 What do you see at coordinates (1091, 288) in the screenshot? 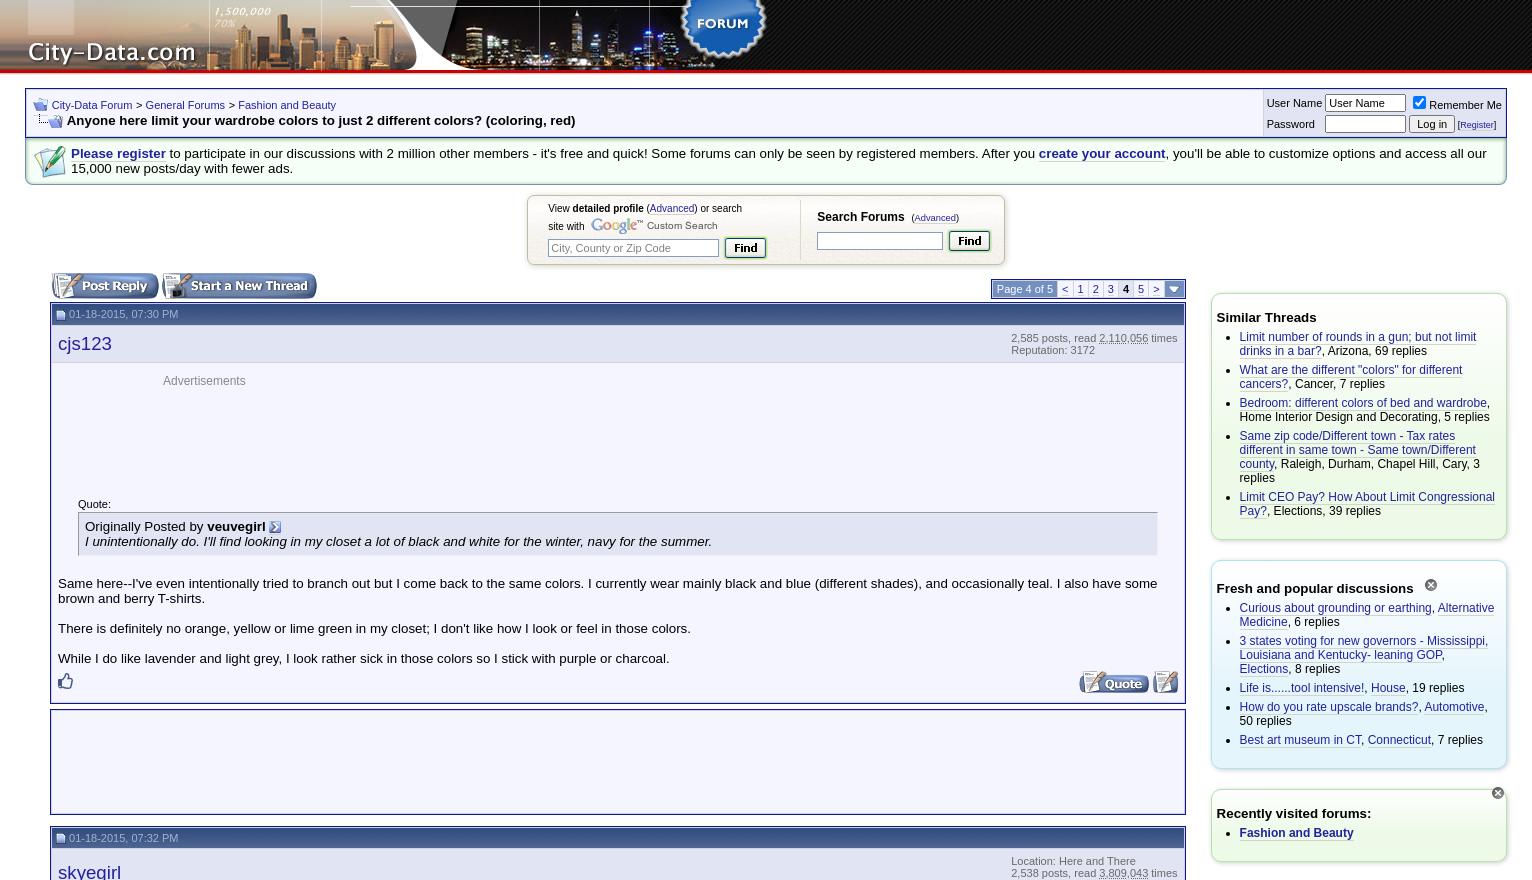
I see `'2'` at bounding box center [1091, 288].